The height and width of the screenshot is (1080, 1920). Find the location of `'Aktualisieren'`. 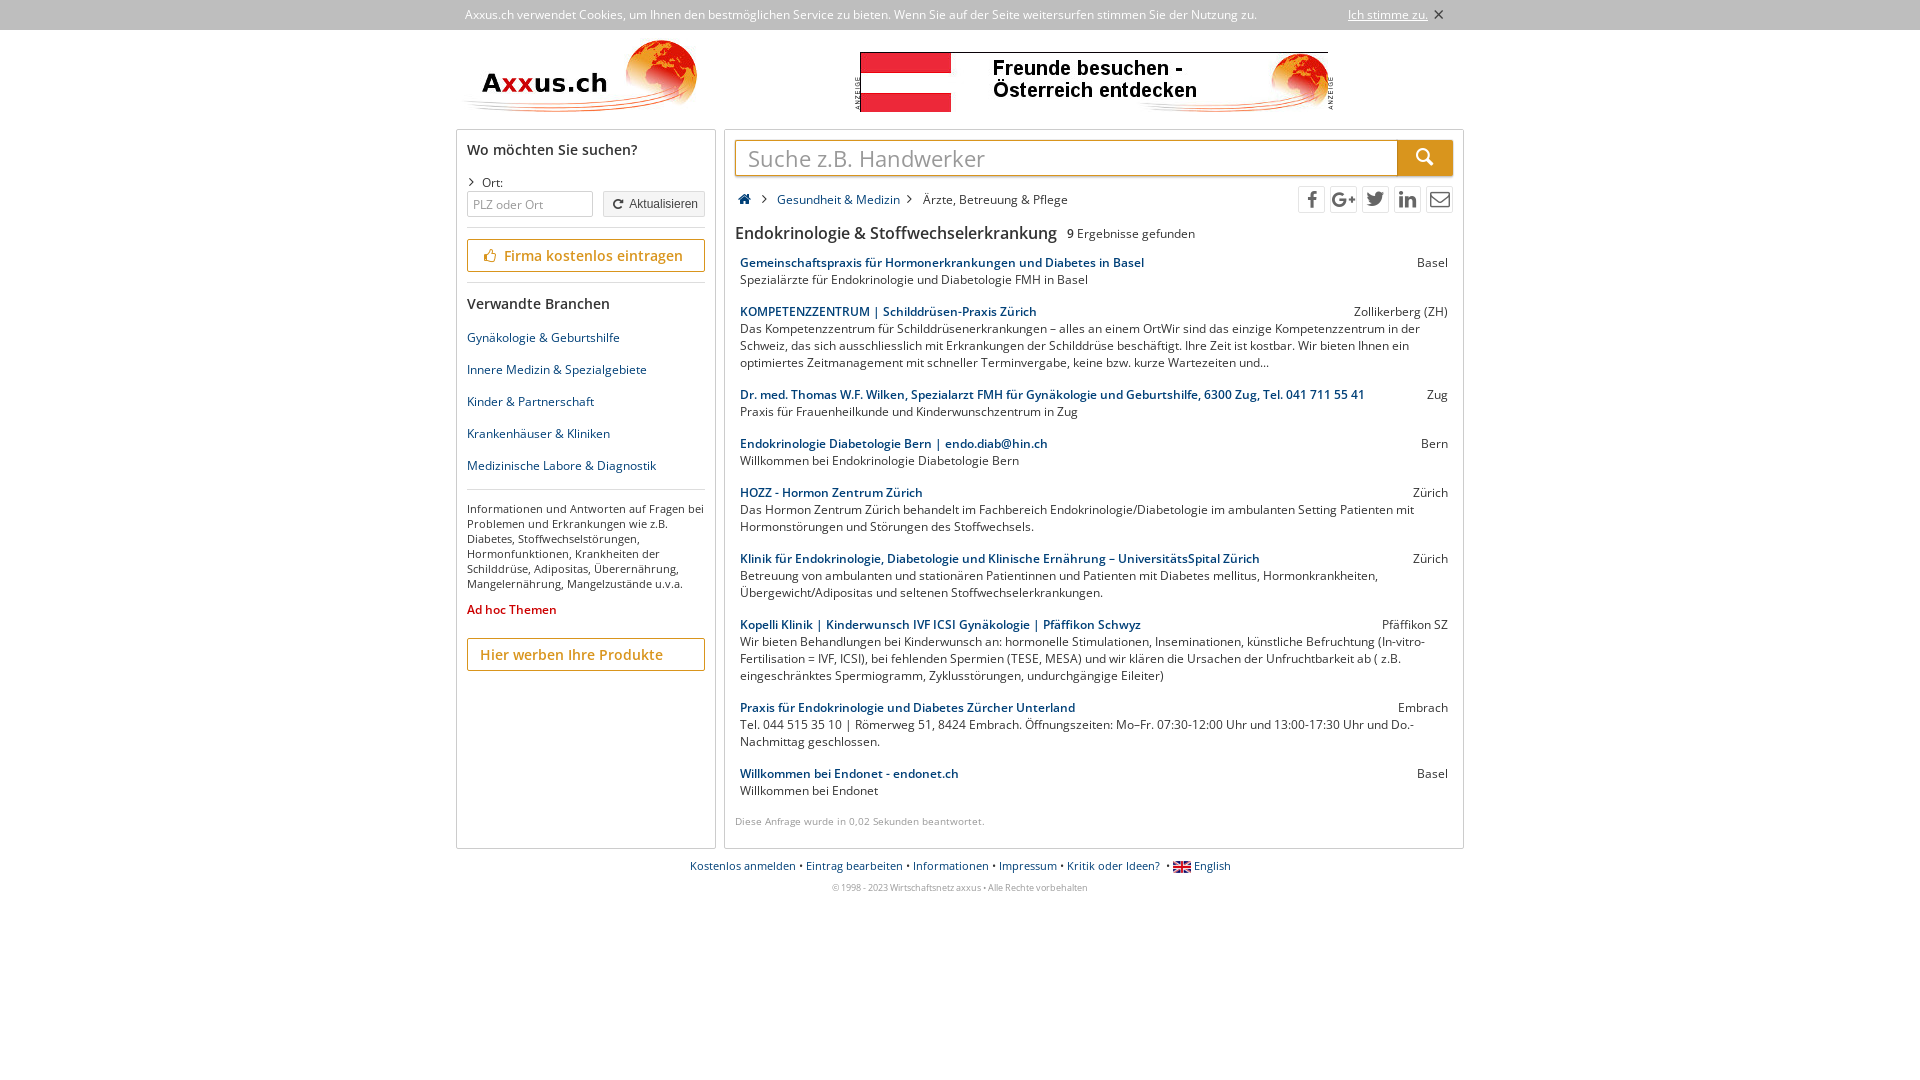

'Aktualisieren' is located at coordinates (653, 204).